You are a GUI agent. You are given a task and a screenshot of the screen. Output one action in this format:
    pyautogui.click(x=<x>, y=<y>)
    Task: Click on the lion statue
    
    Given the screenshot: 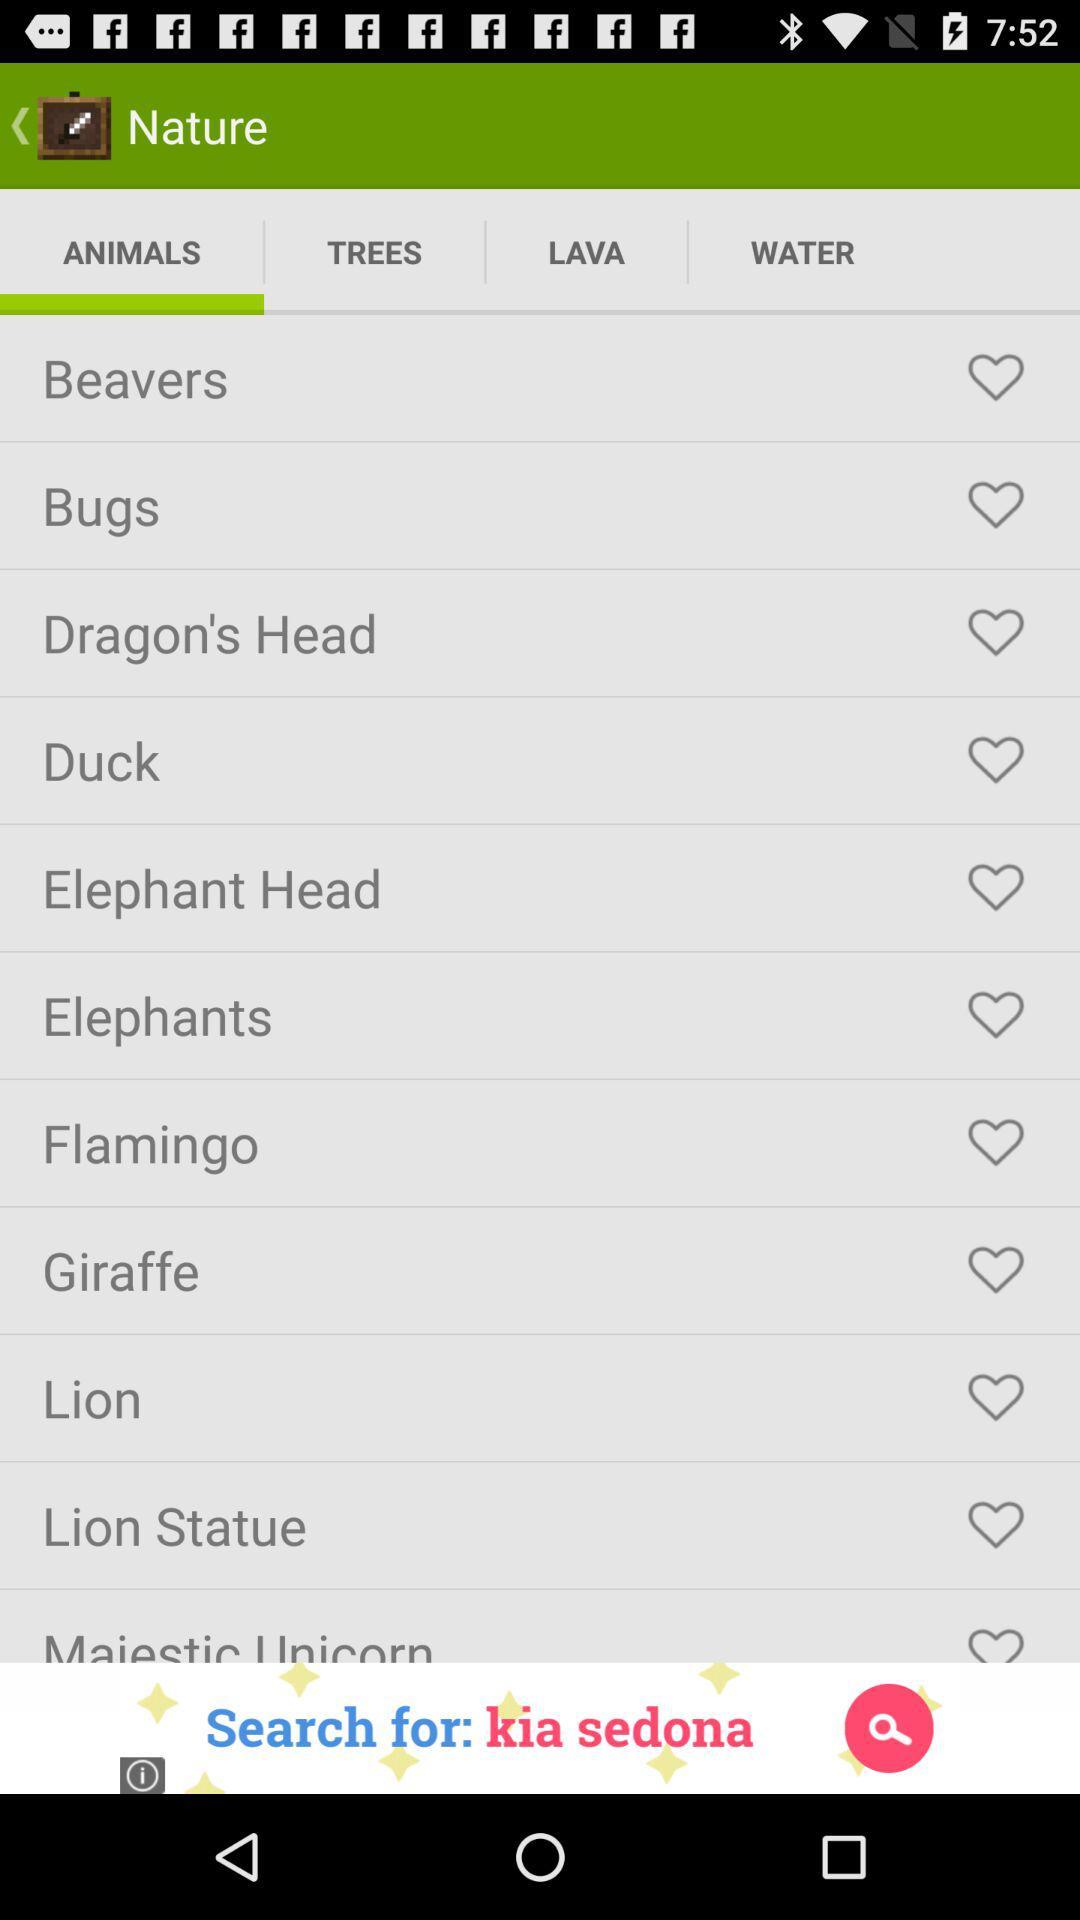 What is the action you would take?
    pyautogui.click(x=995, y=1524)
    